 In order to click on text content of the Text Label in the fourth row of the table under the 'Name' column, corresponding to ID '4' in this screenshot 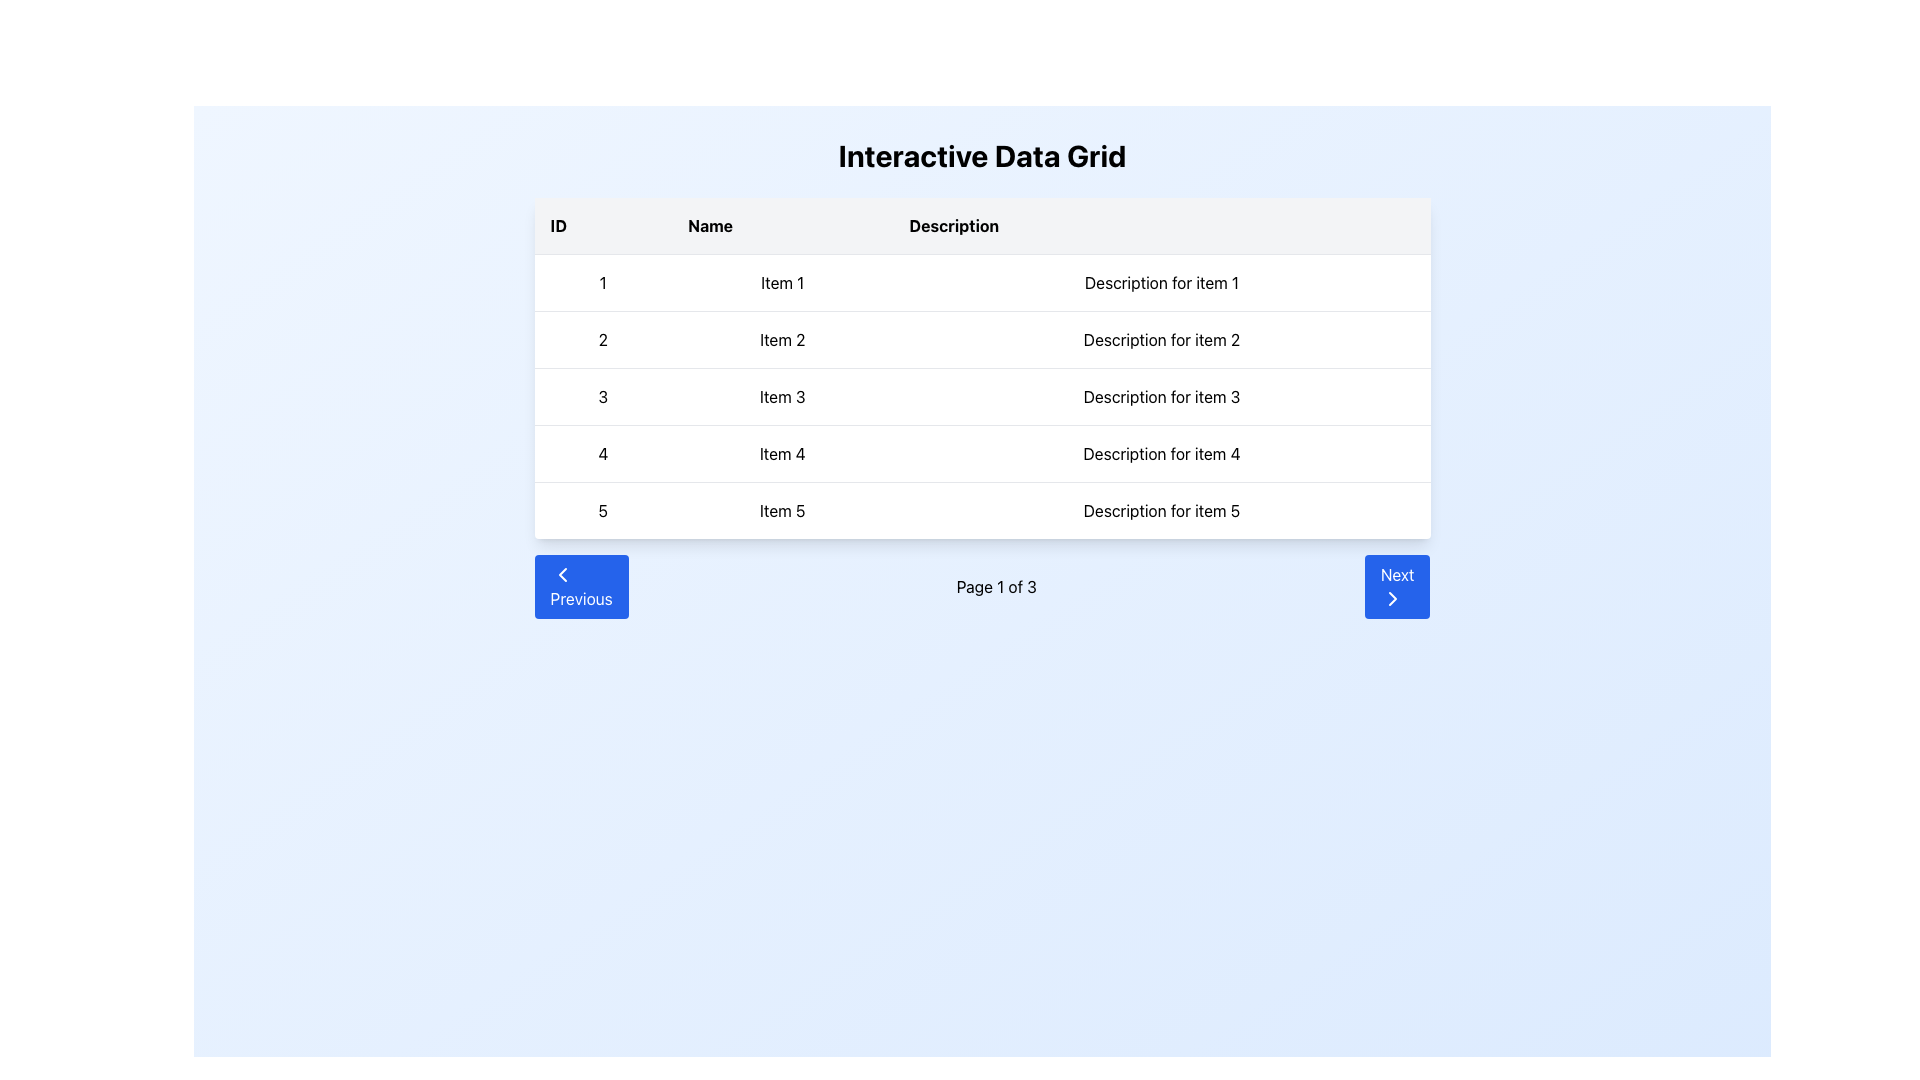, I will do `click(781, 454)`.